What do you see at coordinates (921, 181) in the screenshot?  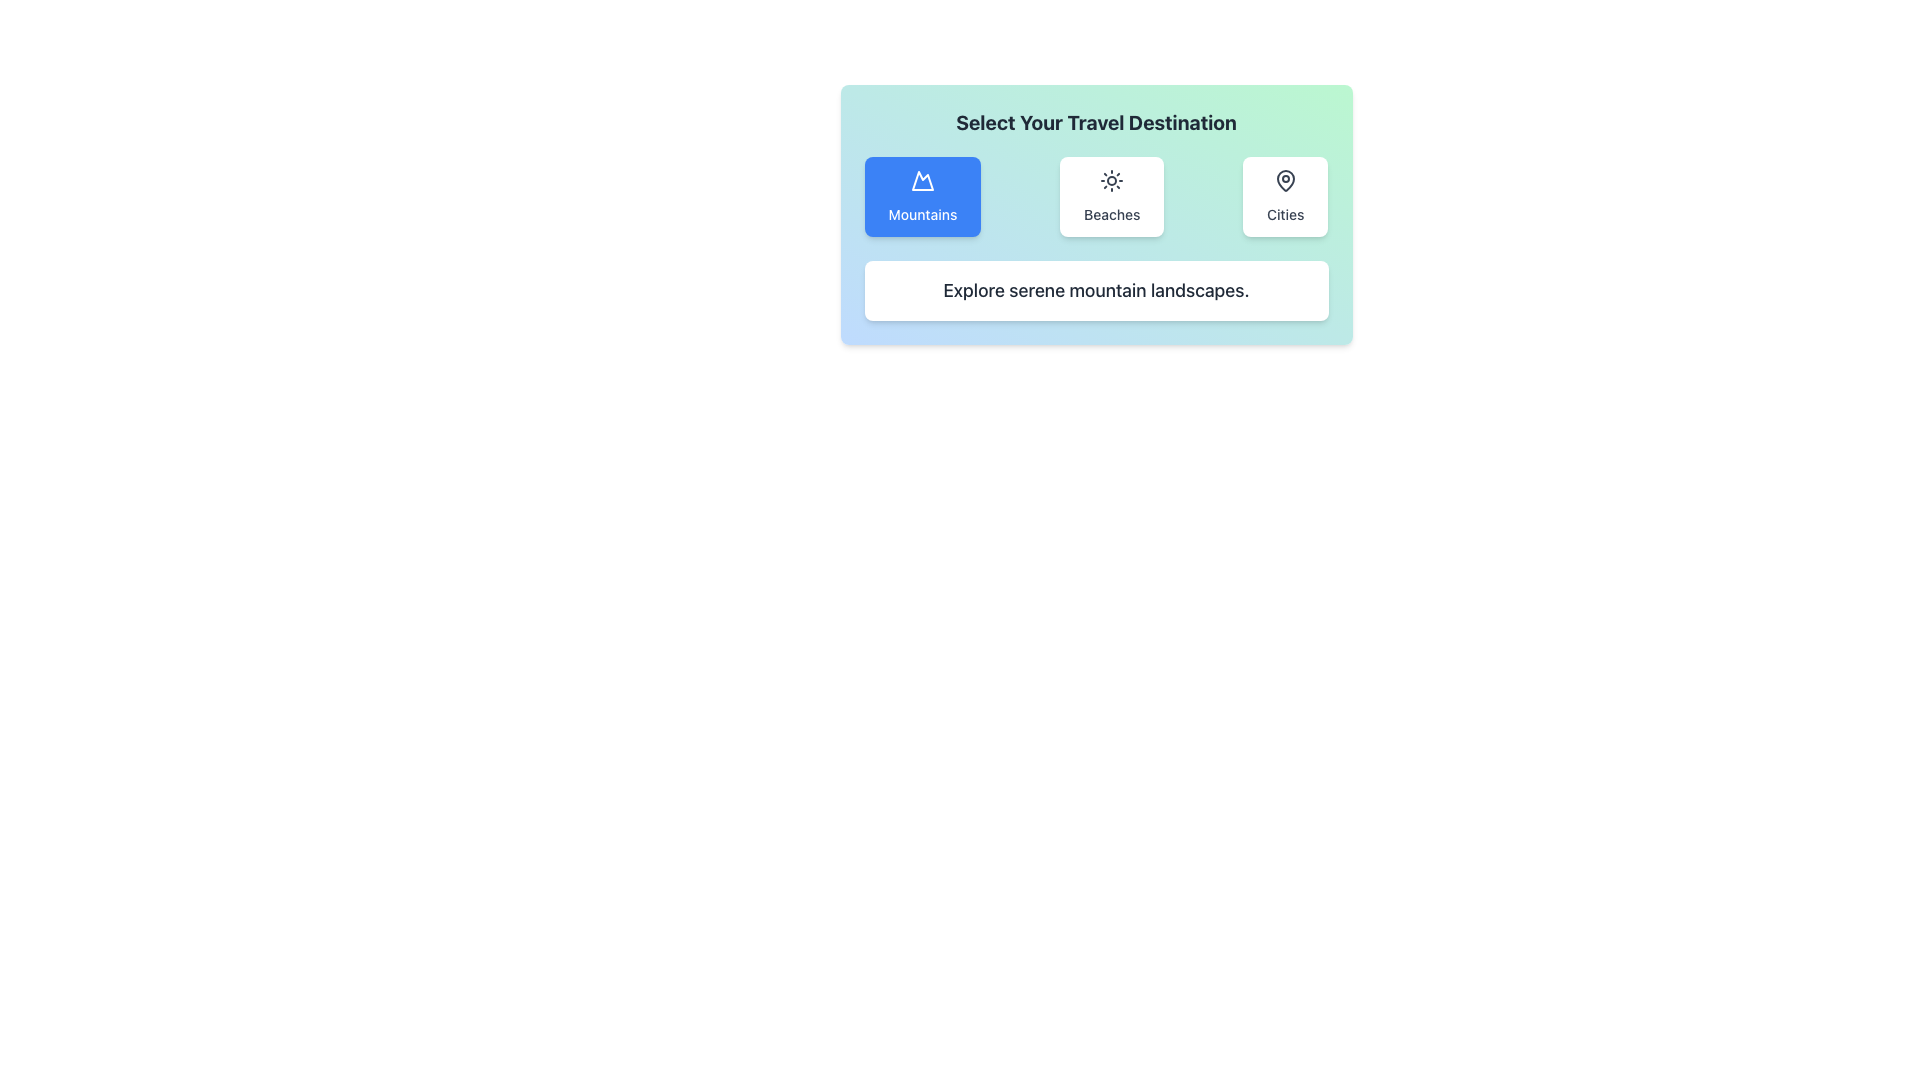 I see `SVG Icon associated with the 'Mountains' button, which is the first option in a row of destination choices` at bounding box center [921, 181].